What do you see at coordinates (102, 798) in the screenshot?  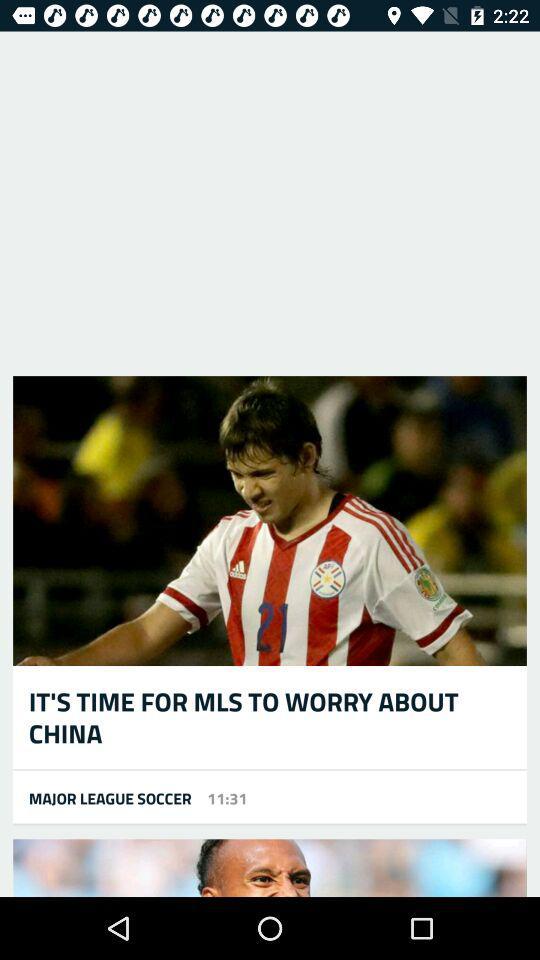 I see `icon at the bottom left corner` at bounding box center [102, 798].